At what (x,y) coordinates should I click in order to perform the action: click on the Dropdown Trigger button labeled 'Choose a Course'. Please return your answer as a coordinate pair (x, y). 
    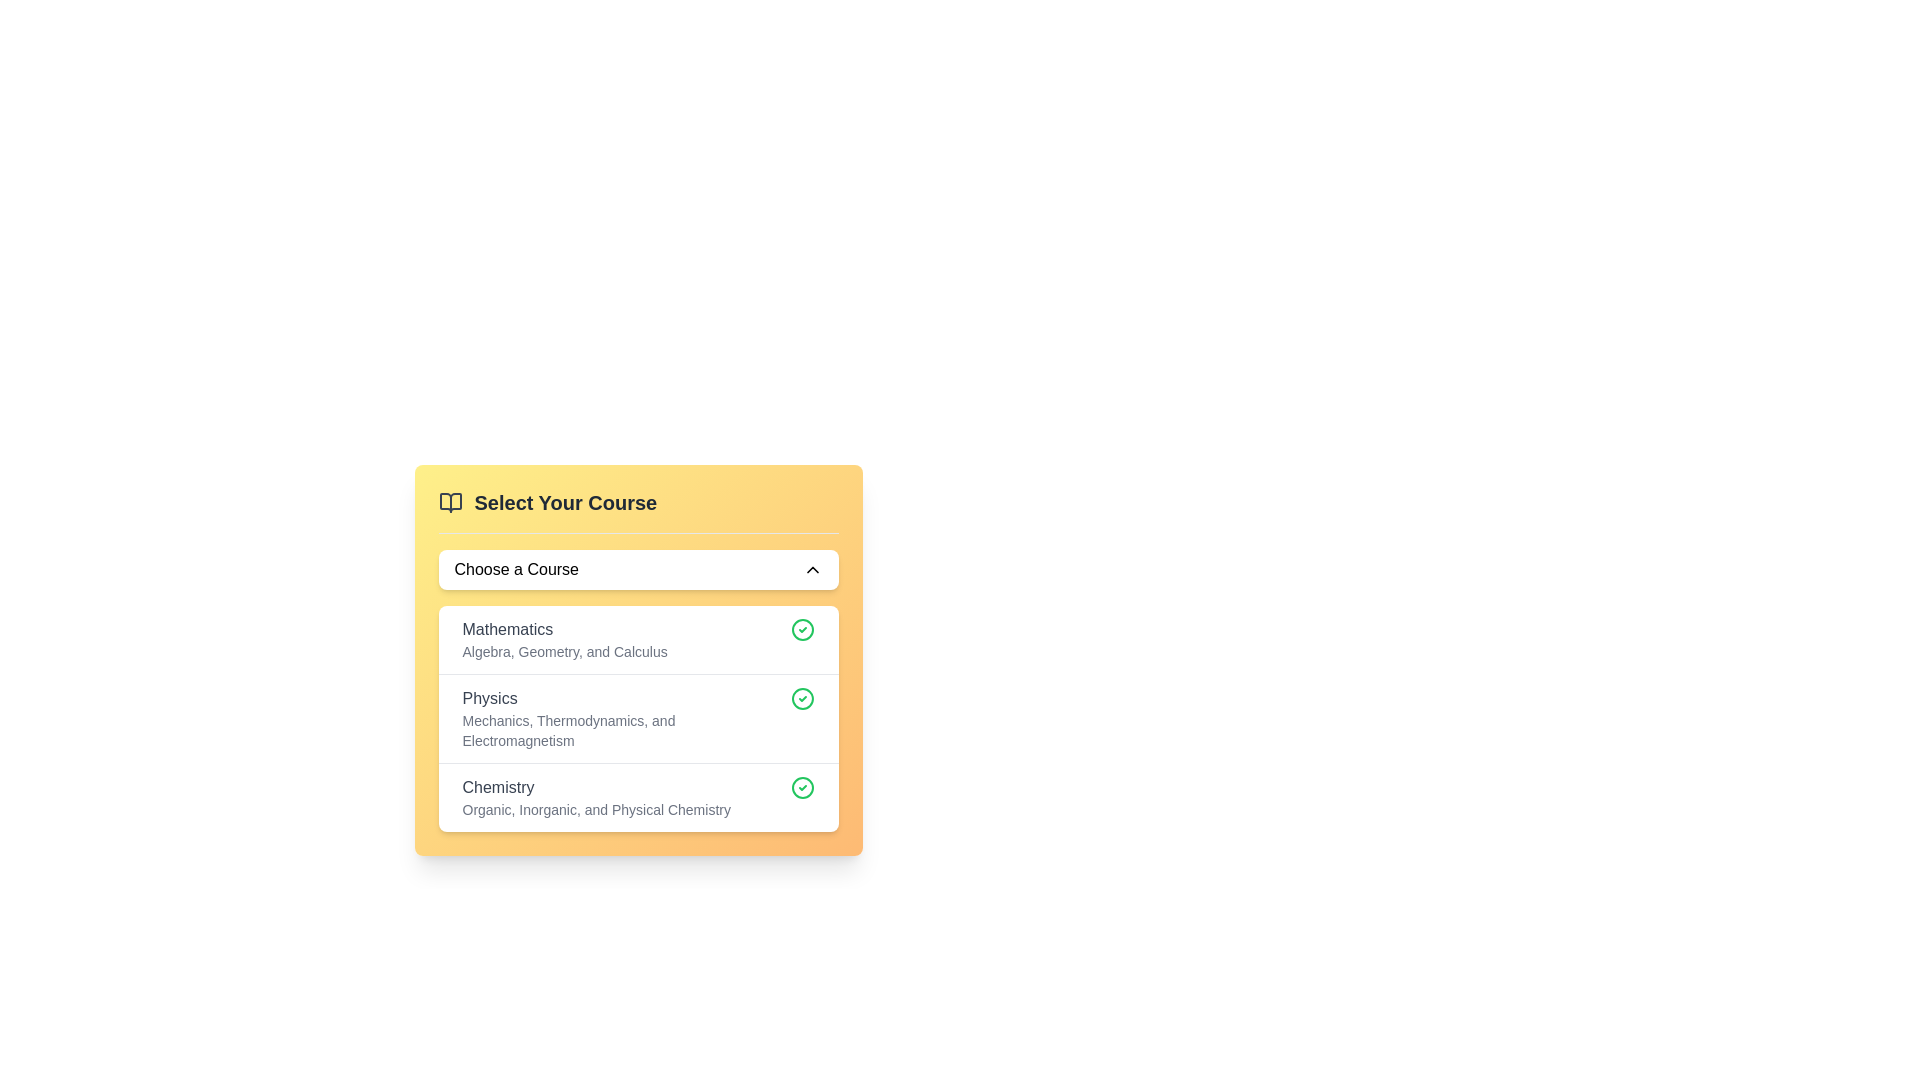
    Looking at the image, I should click on (637, 570).